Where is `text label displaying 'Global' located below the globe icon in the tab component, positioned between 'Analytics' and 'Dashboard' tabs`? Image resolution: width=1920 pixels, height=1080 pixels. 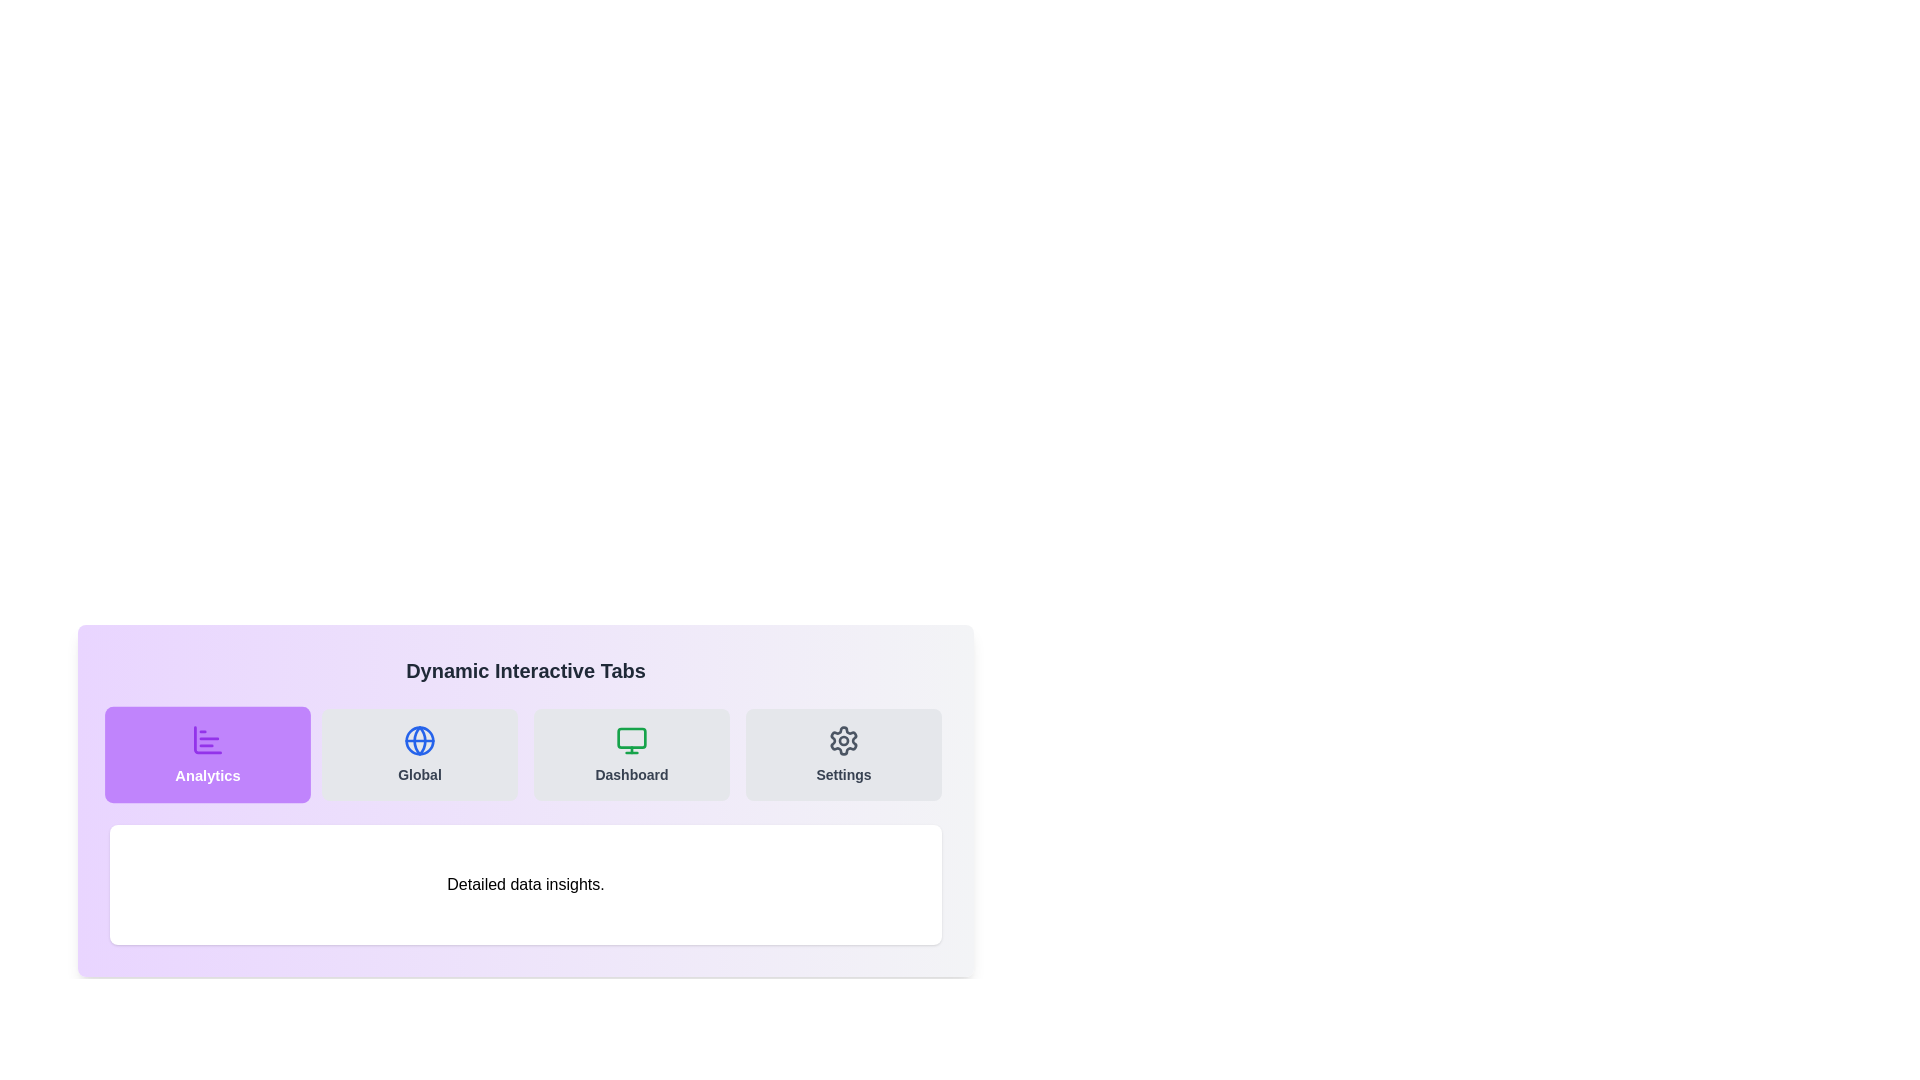
text label displaying 'Global' located below the globe icon in the tab component, positioned between 'Analytics' and 'Dashboard' tabs is located at coordinates (419, 774).